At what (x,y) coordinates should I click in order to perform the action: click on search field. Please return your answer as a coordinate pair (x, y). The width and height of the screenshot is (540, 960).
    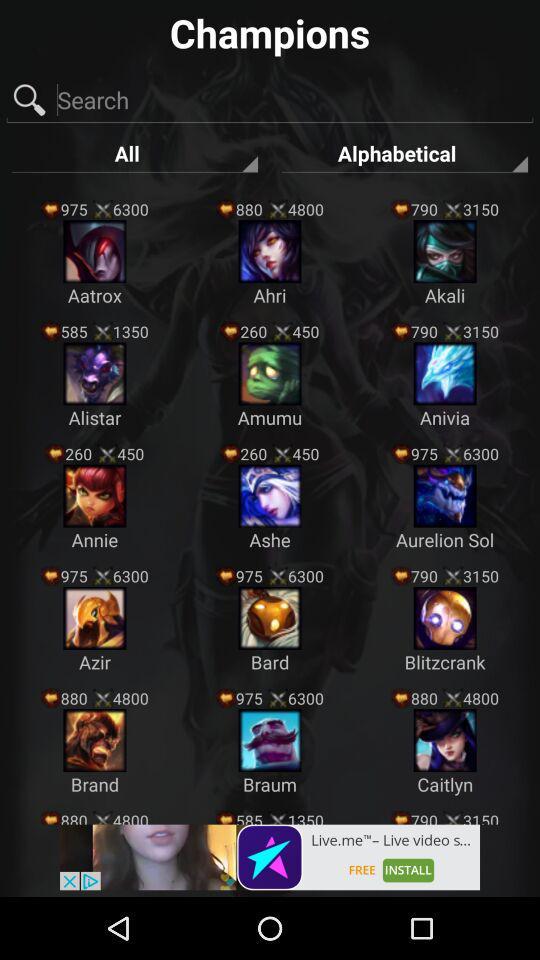
    Looking at the image, I should click on (270, 101).